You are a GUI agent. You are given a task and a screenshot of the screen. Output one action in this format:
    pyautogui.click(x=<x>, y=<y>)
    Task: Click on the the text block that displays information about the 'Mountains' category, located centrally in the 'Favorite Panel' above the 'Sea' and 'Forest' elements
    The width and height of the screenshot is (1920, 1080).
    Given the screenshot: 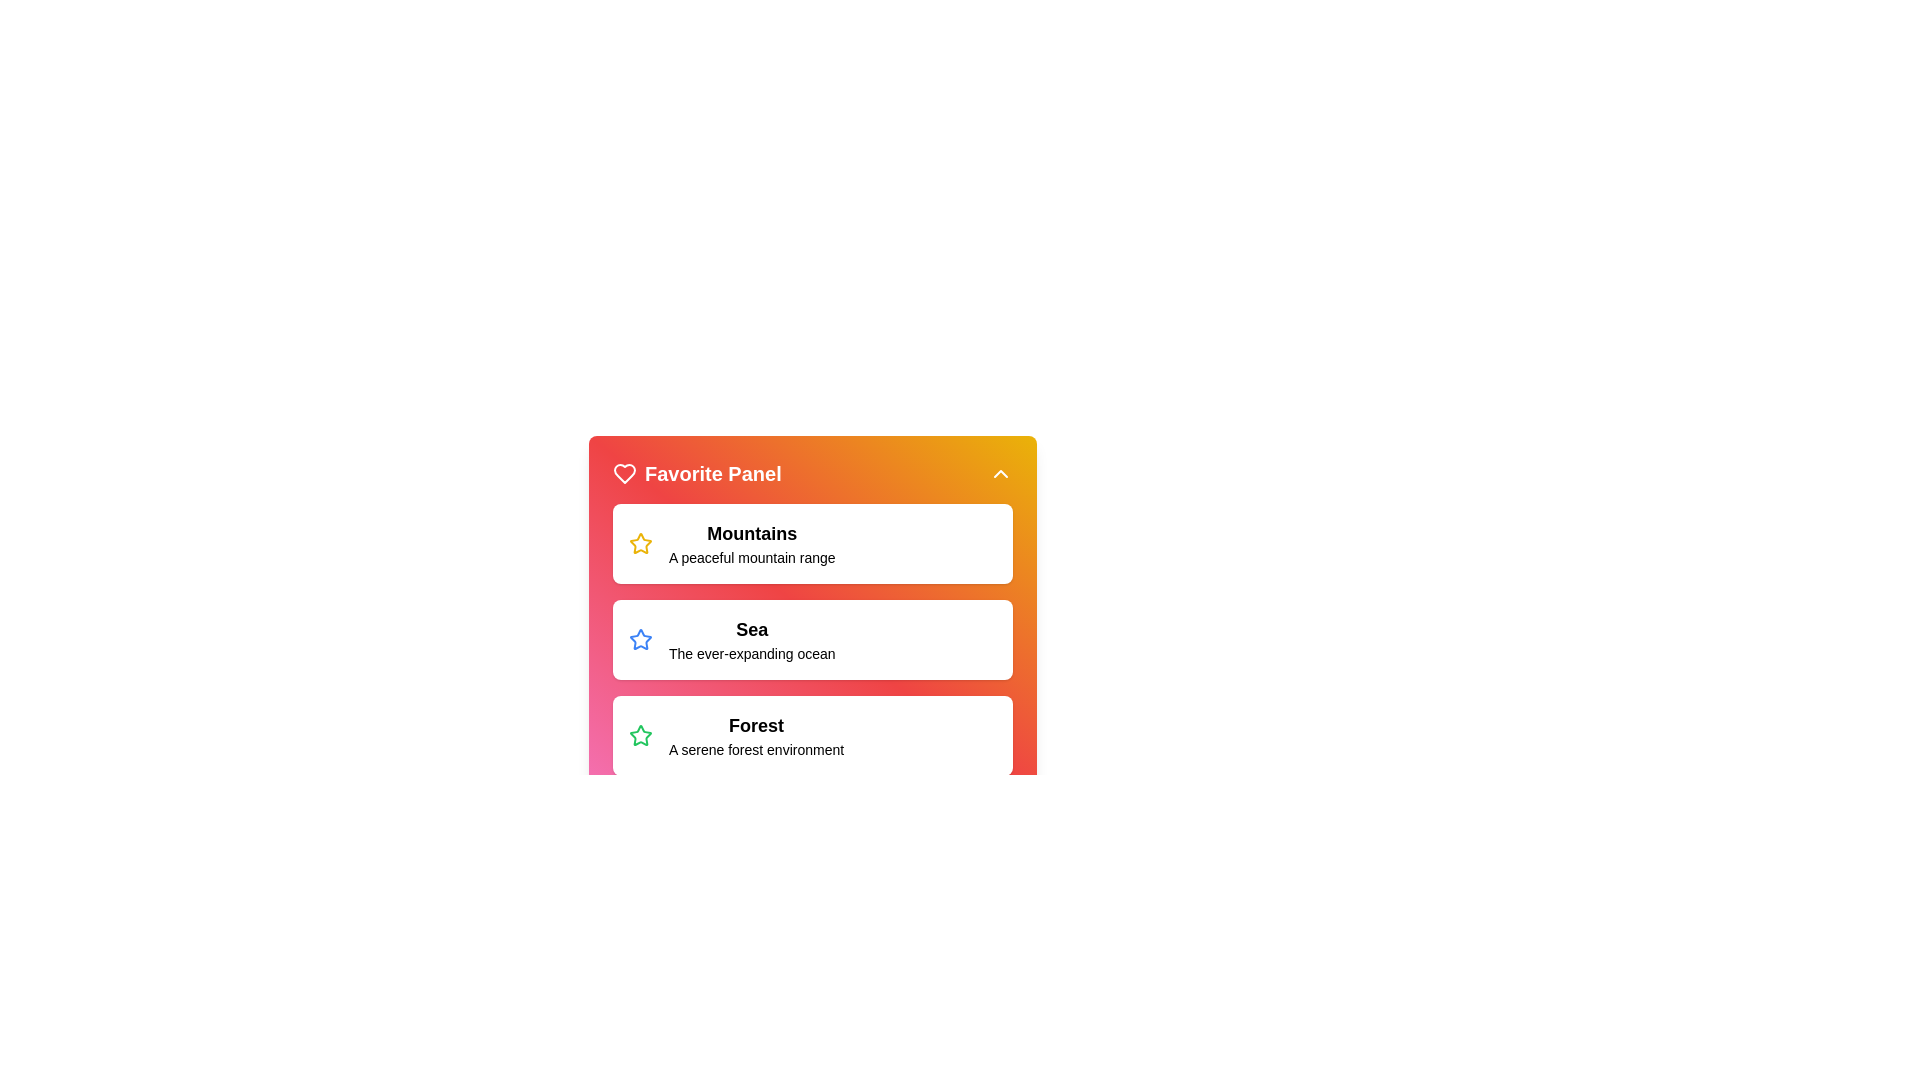 What is the action you would take?
    pyautogui.click(x=751, y=543)
    